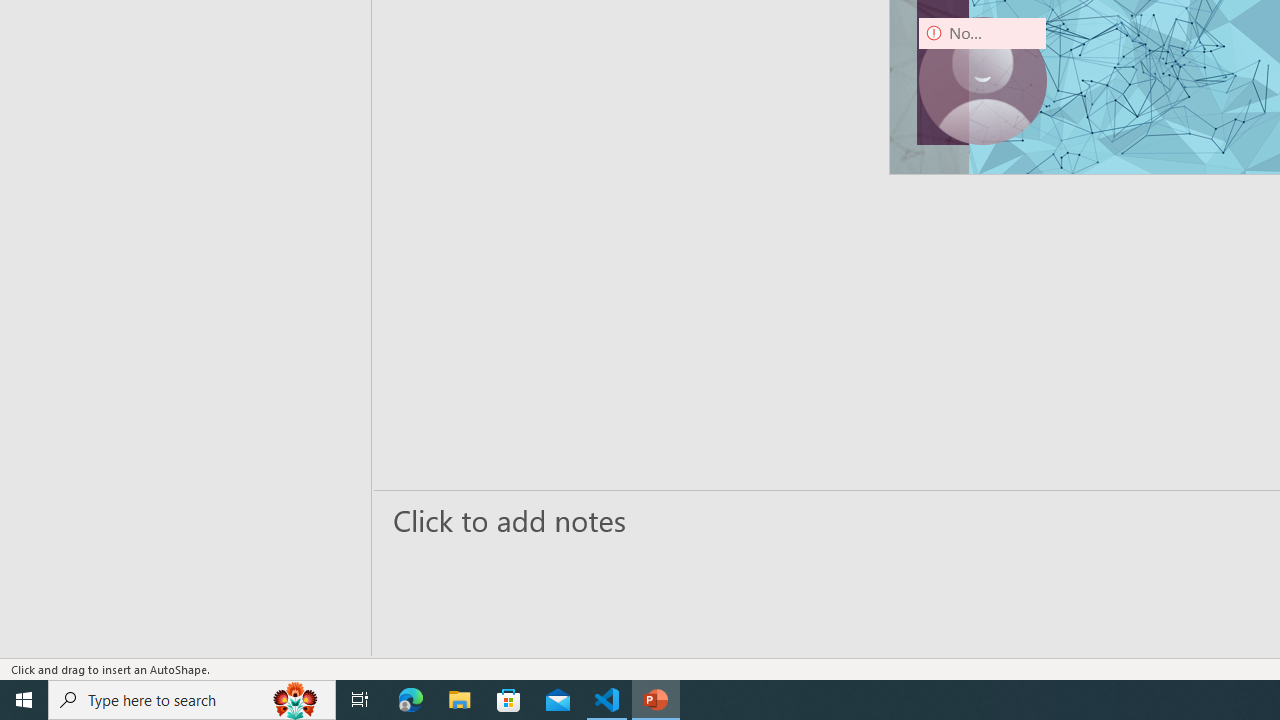  What do you see at coordinates (982, 80) in the screenshot?
I see `'Camera 9, No camera detected.'` at bounding box center [982, 80].